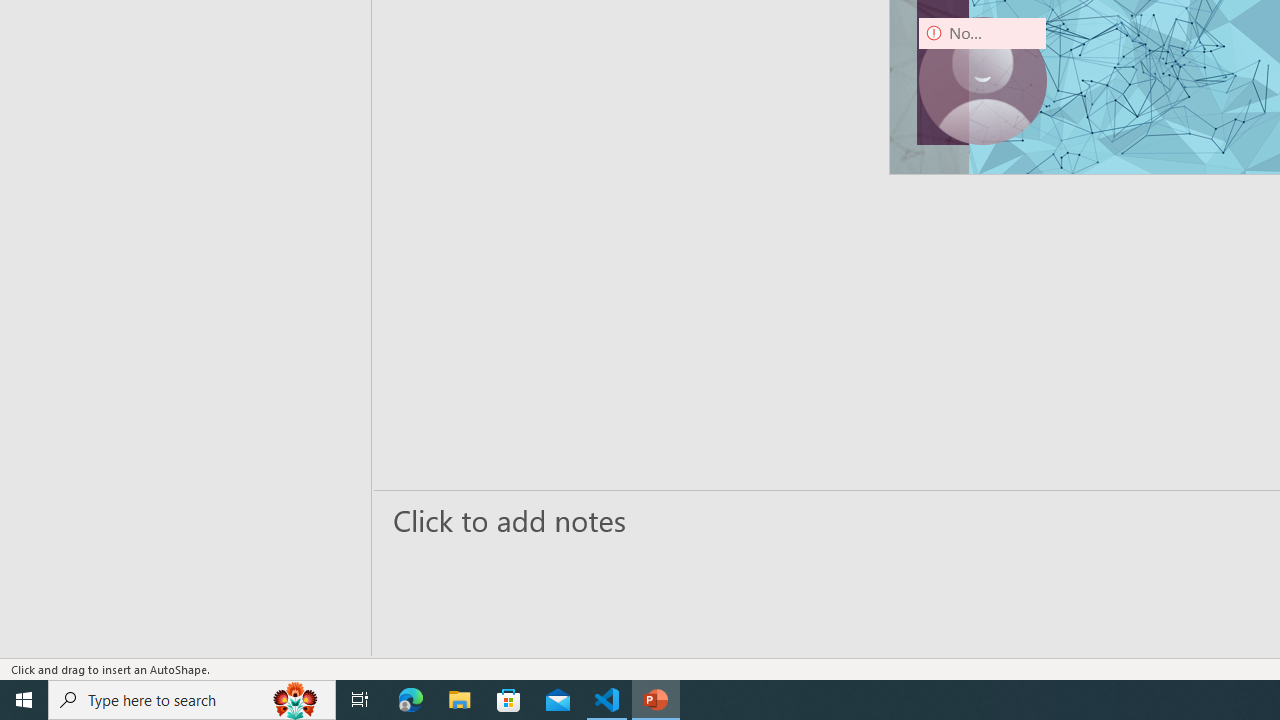  What do you see at coordinates (982, 80) in the screenshot?
I see `'Camera 9, No camera detected.'` at bounding box center [982, 80].